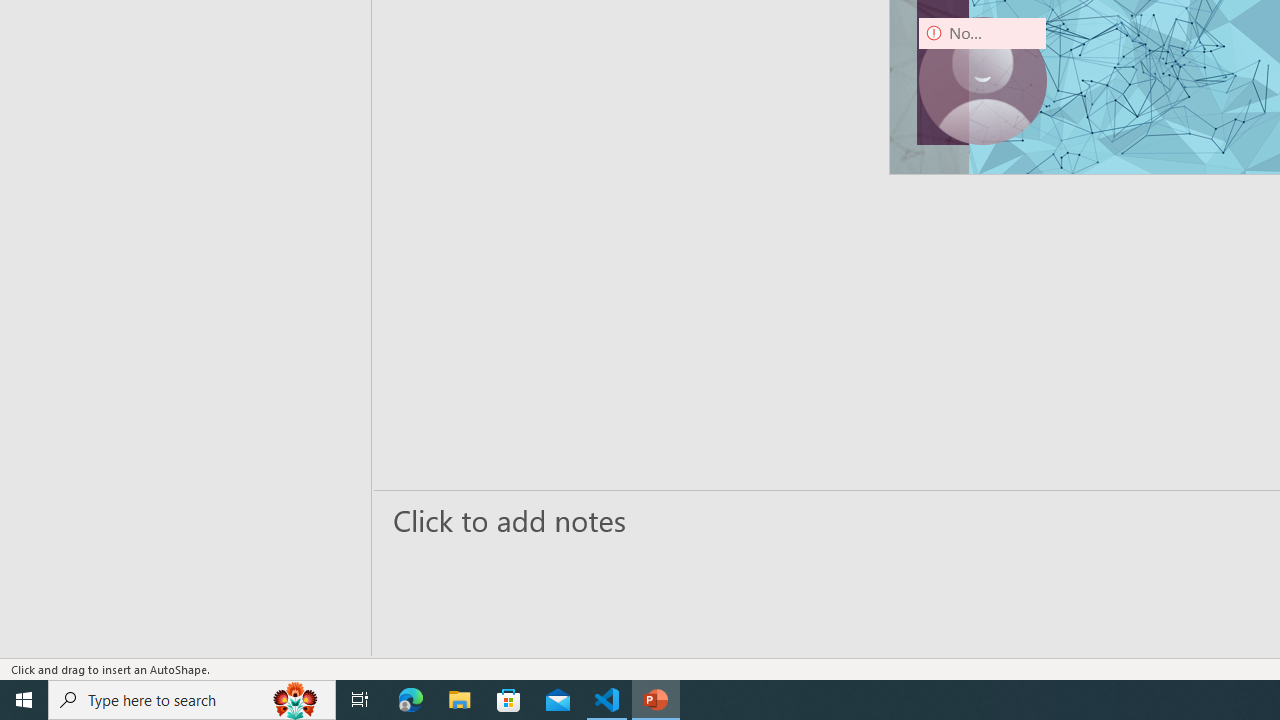  What do you see at coordinates (982, 80) in the screenshot?
I see `'Camera 9, No camera detected.'` at bounding box center [982, 80].